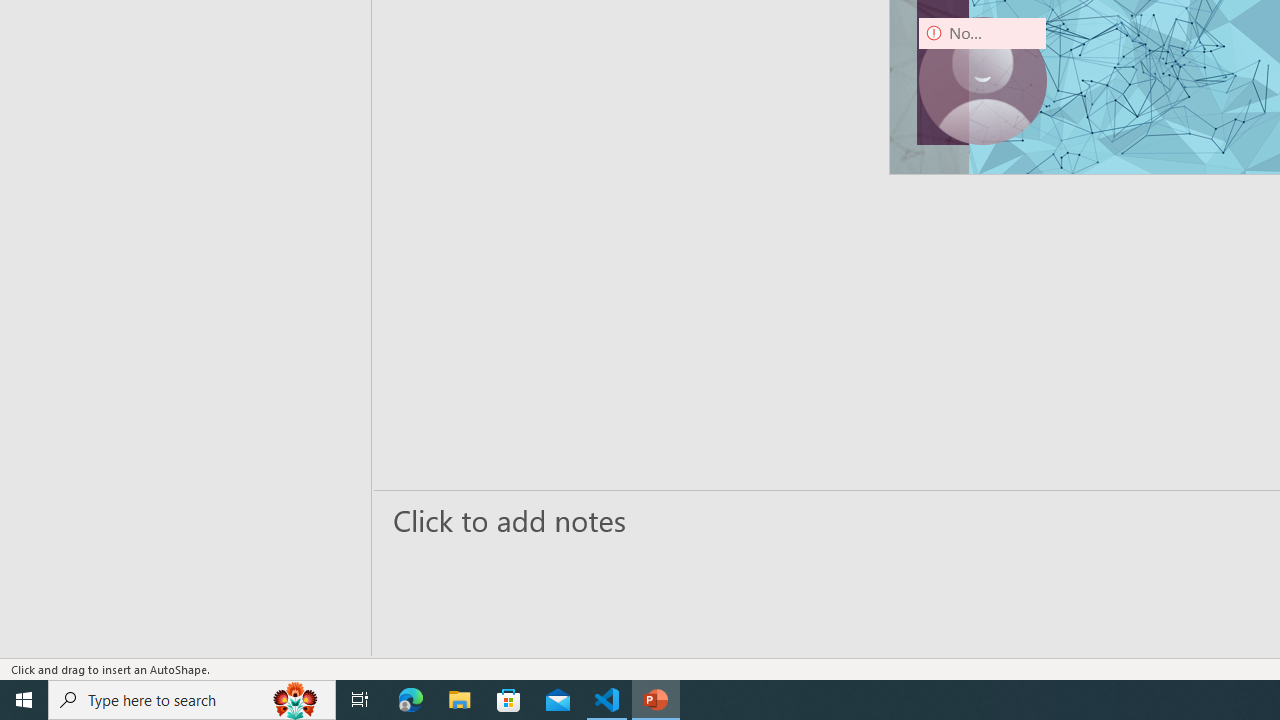  What do you see at coordinates (982, 80) in the screenshot?
I see `'Camera 9, No camera detected.'` at bounding box center [982, 80].